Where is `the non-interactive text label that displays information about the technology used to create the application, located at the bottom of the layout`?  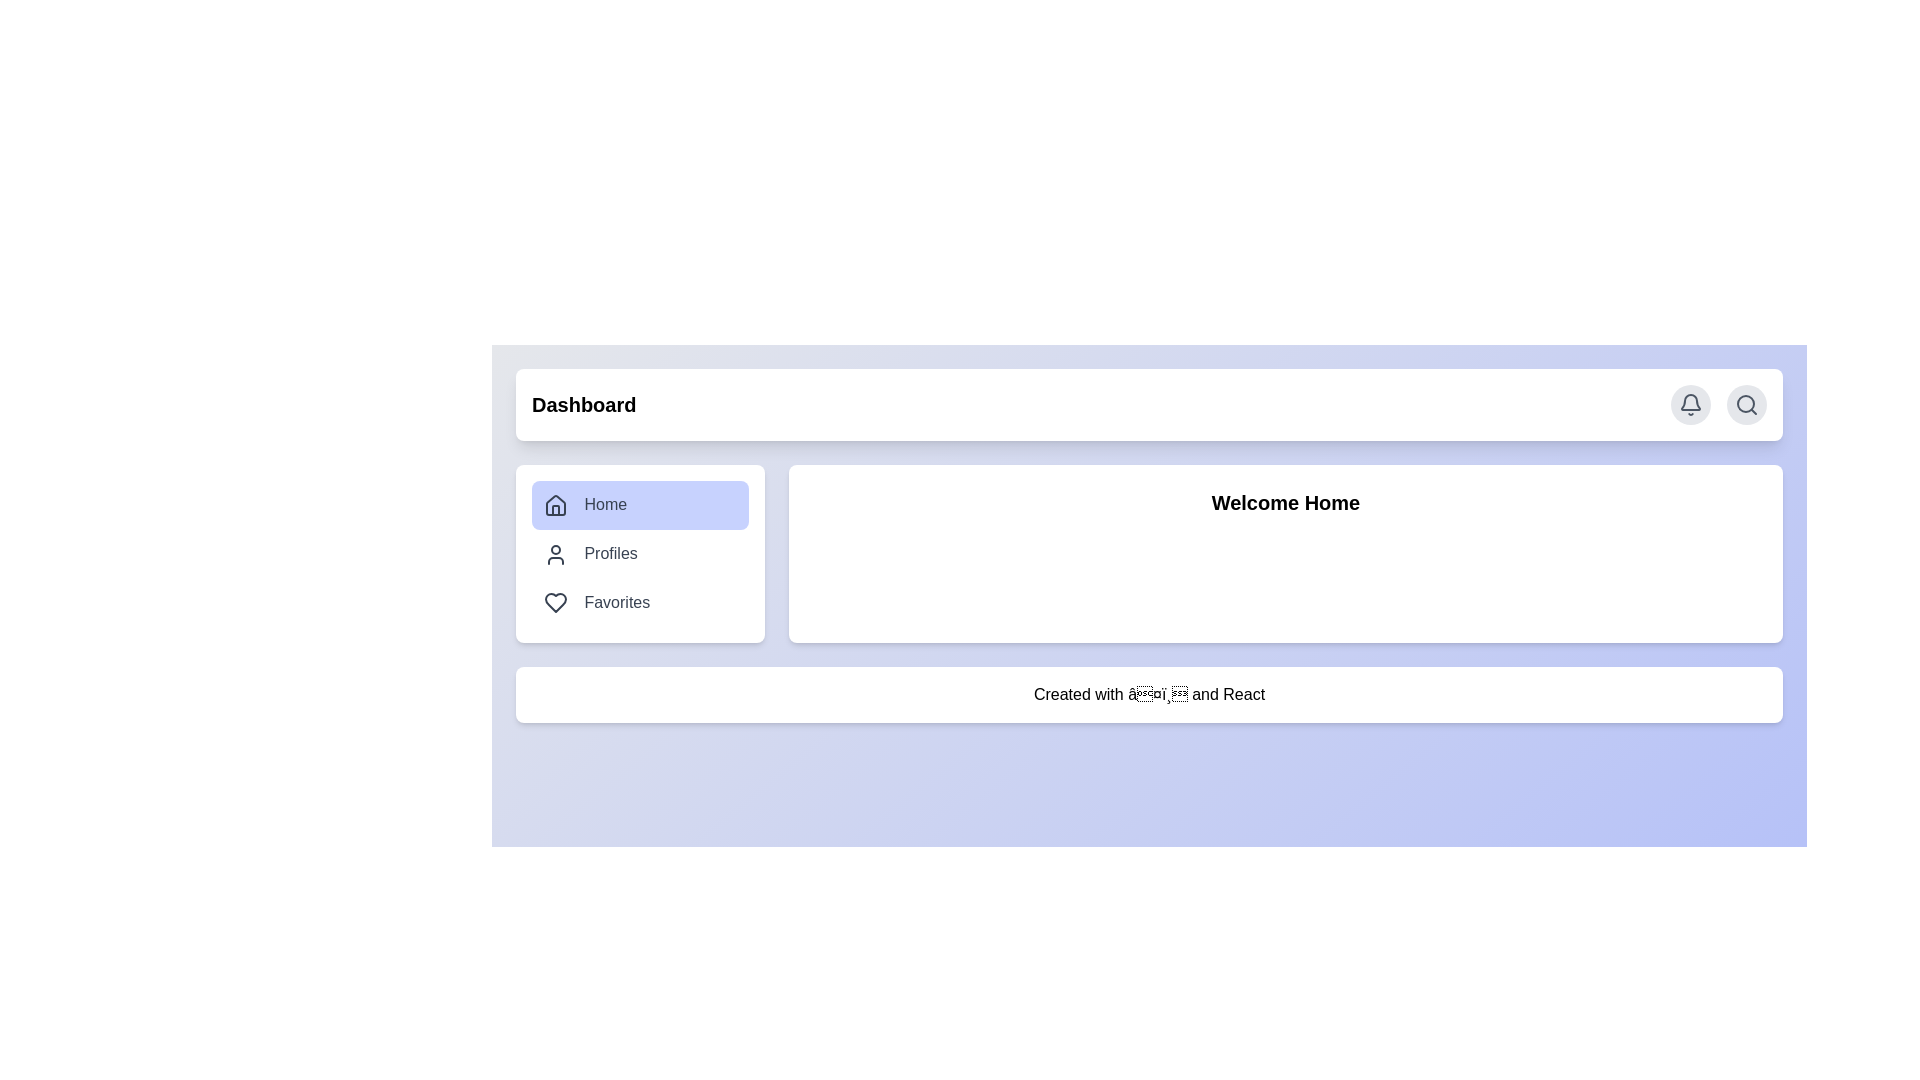
the non-interactive text label that displays information about the technology used to create the application, located at the bottom of the layout is located at coordinates (1149, 694).